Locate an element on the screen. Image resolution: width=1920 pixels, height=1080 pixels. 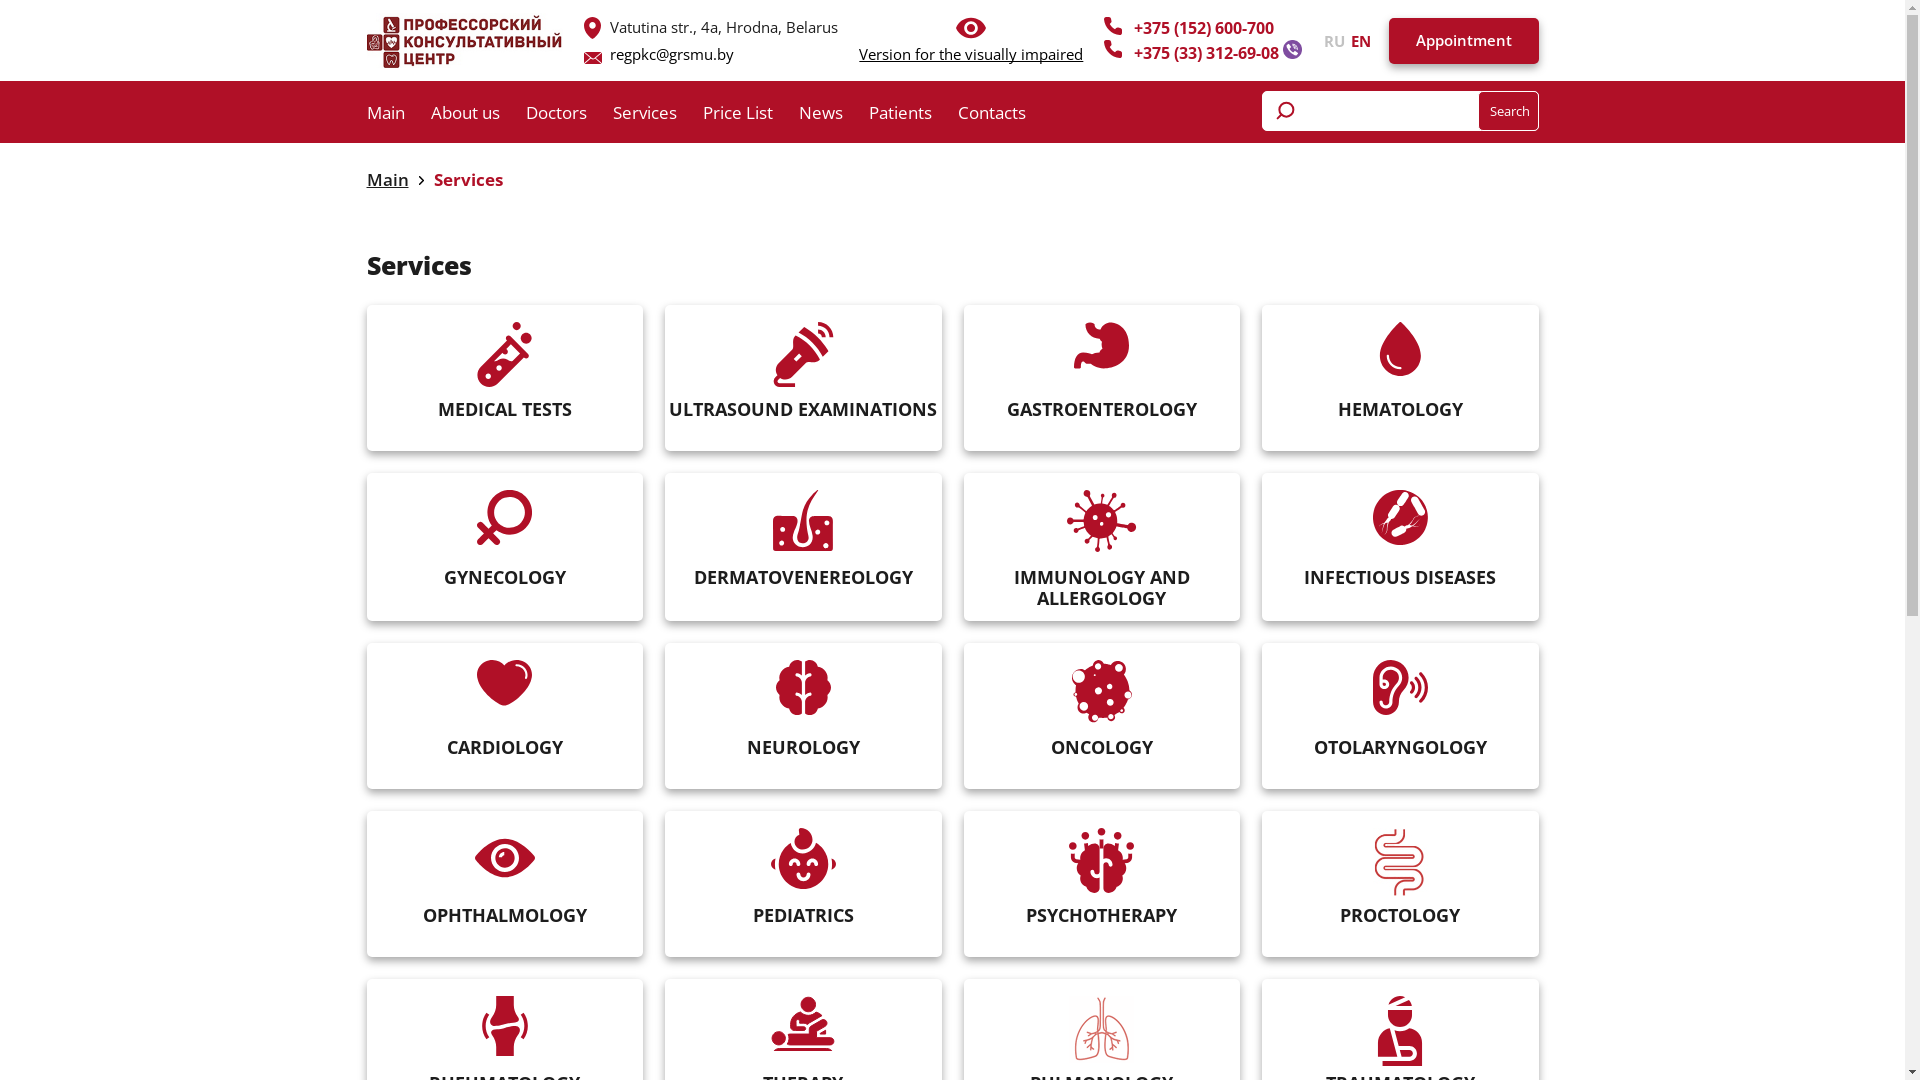
'+375 (152) 600-700' is located at coordinates (1203, 27).